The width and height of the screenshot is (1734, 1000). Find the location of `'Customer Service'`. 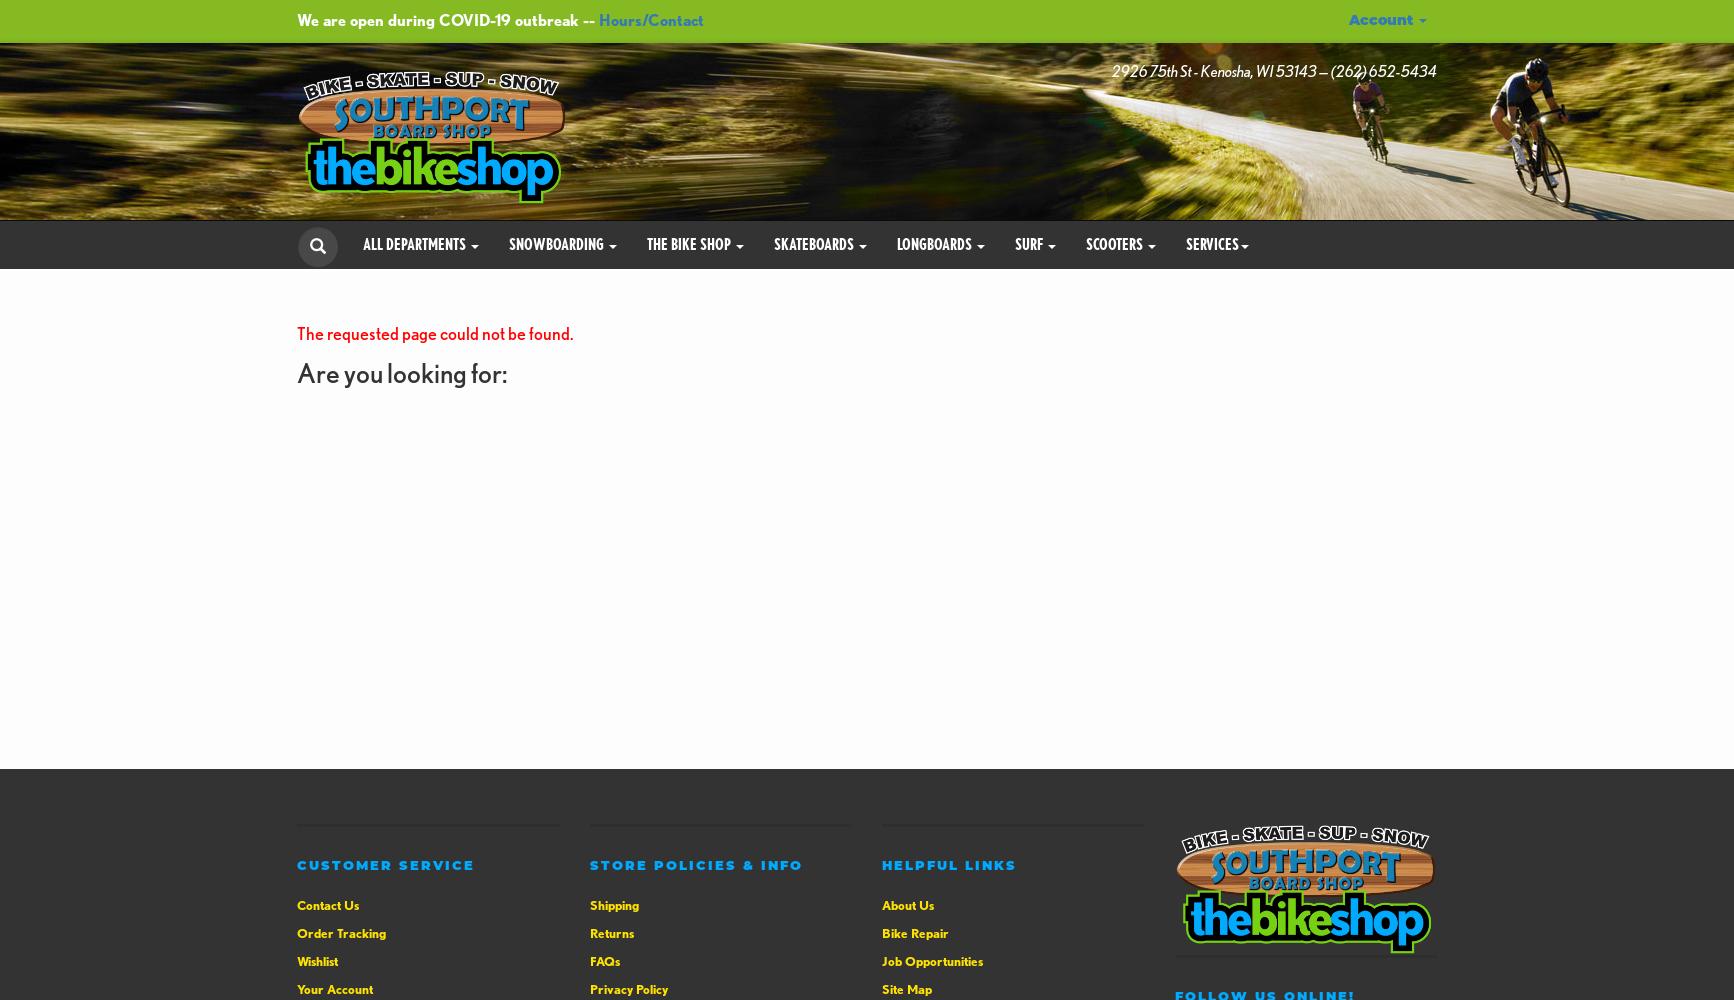

'Customer Service' is located at coordinates (297, 863).